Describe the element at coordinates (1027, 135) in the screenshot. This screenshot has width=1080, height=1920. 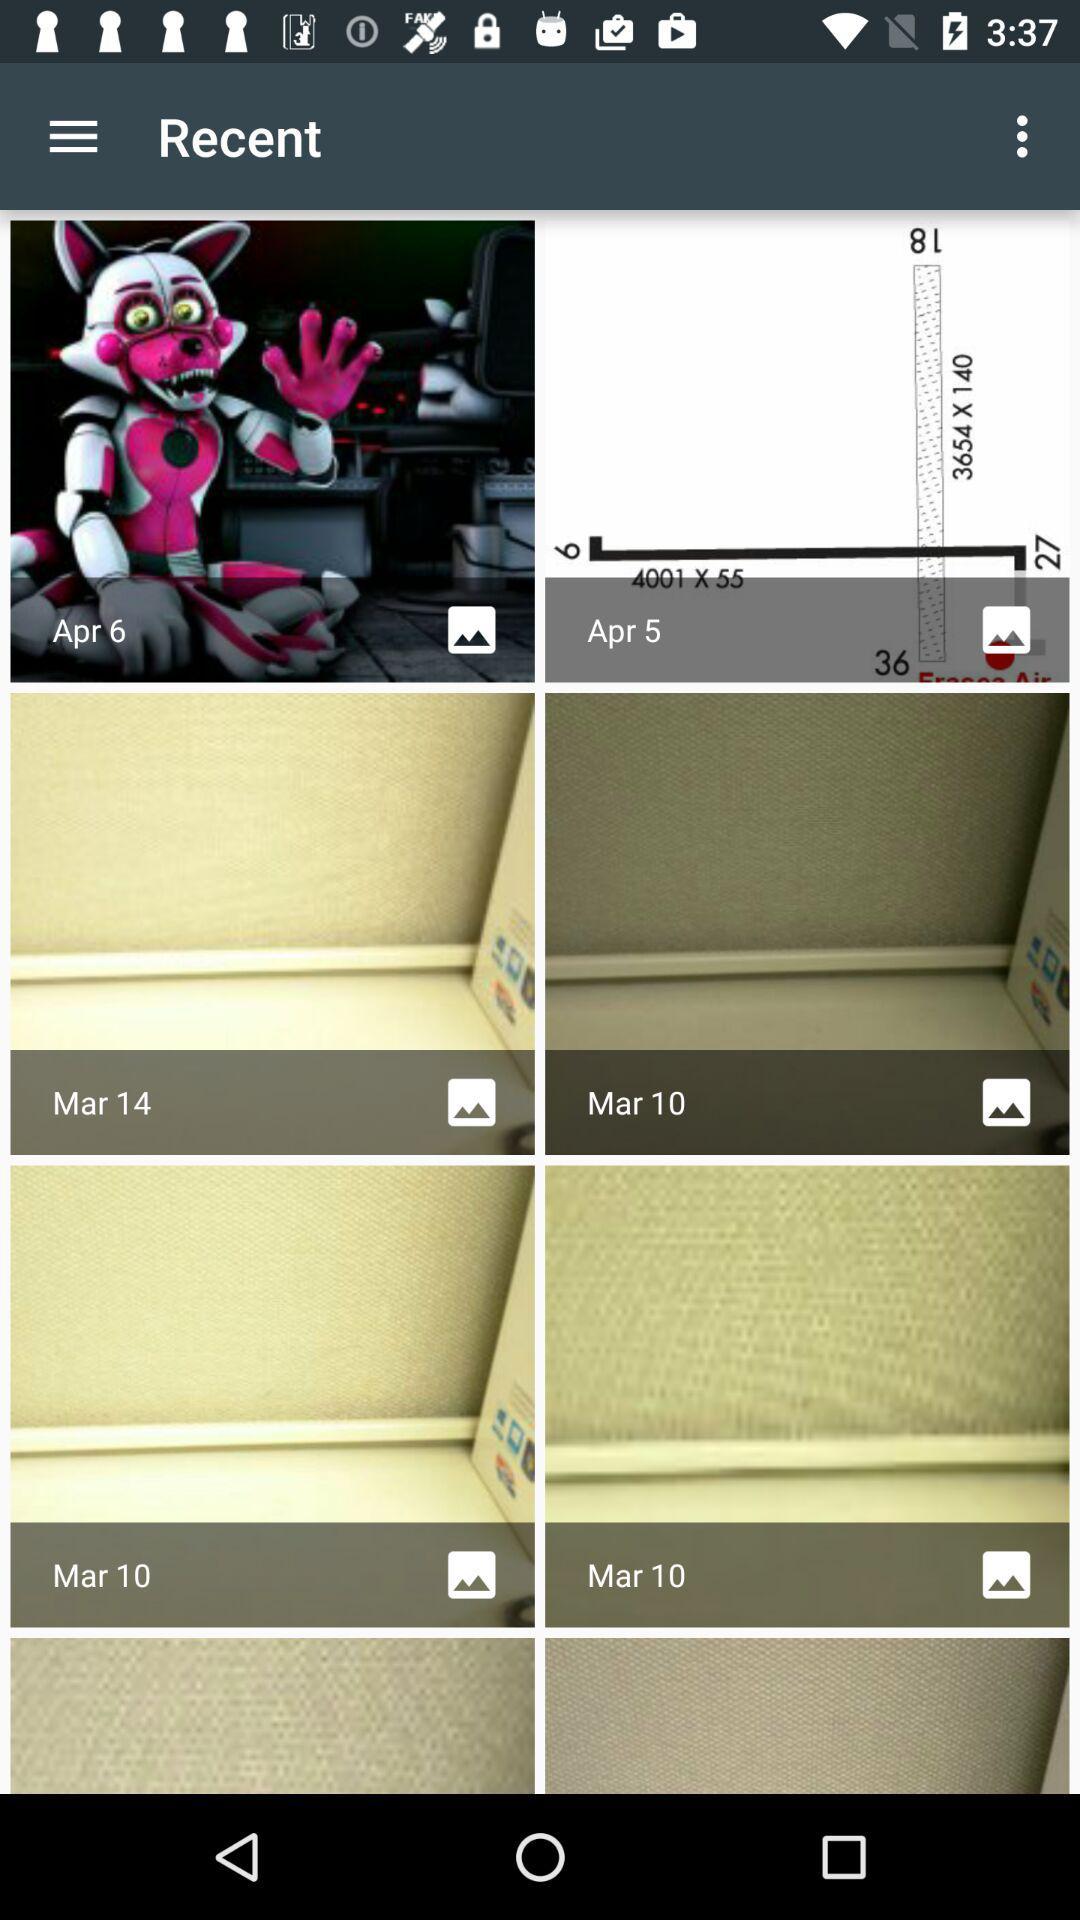
I see `item to the right of recent` at that location.